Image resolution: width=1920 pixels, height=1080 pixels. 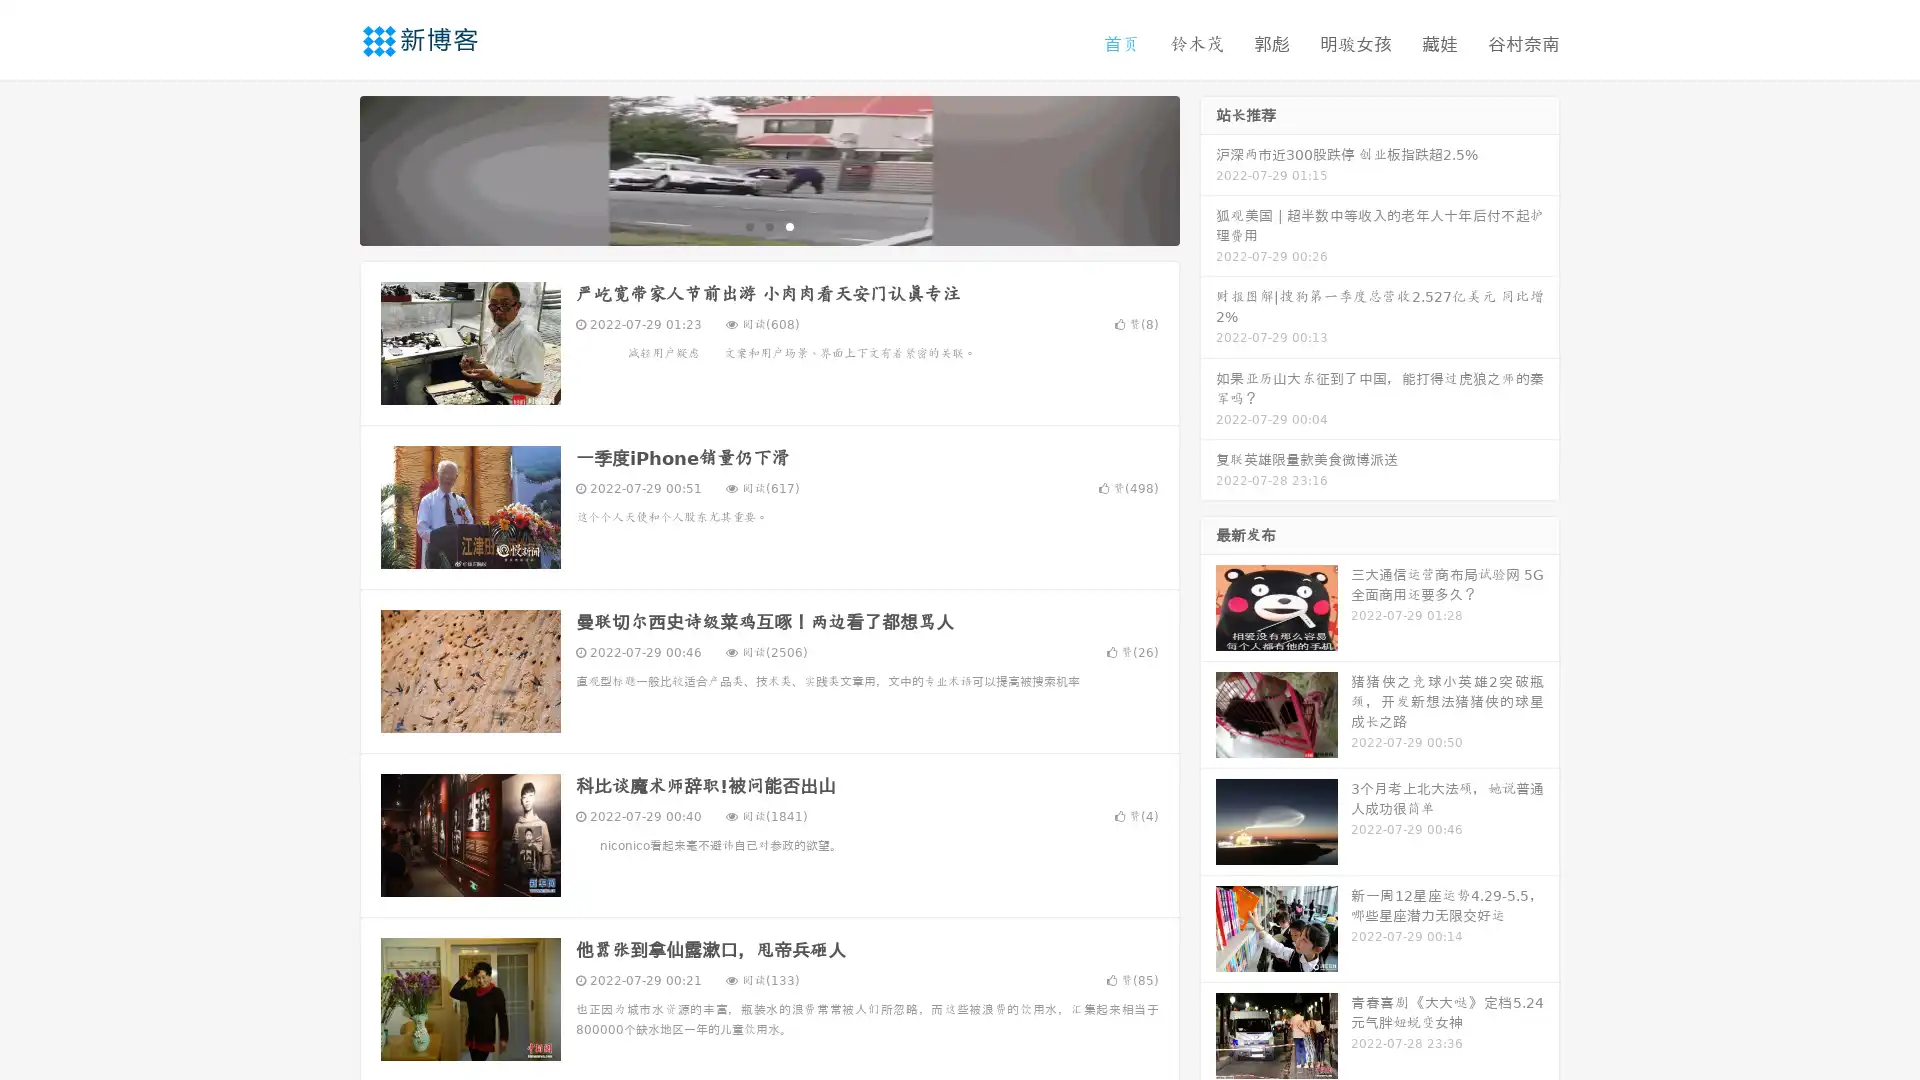 I want to click on Next slide, so click(x=1208, y=168).